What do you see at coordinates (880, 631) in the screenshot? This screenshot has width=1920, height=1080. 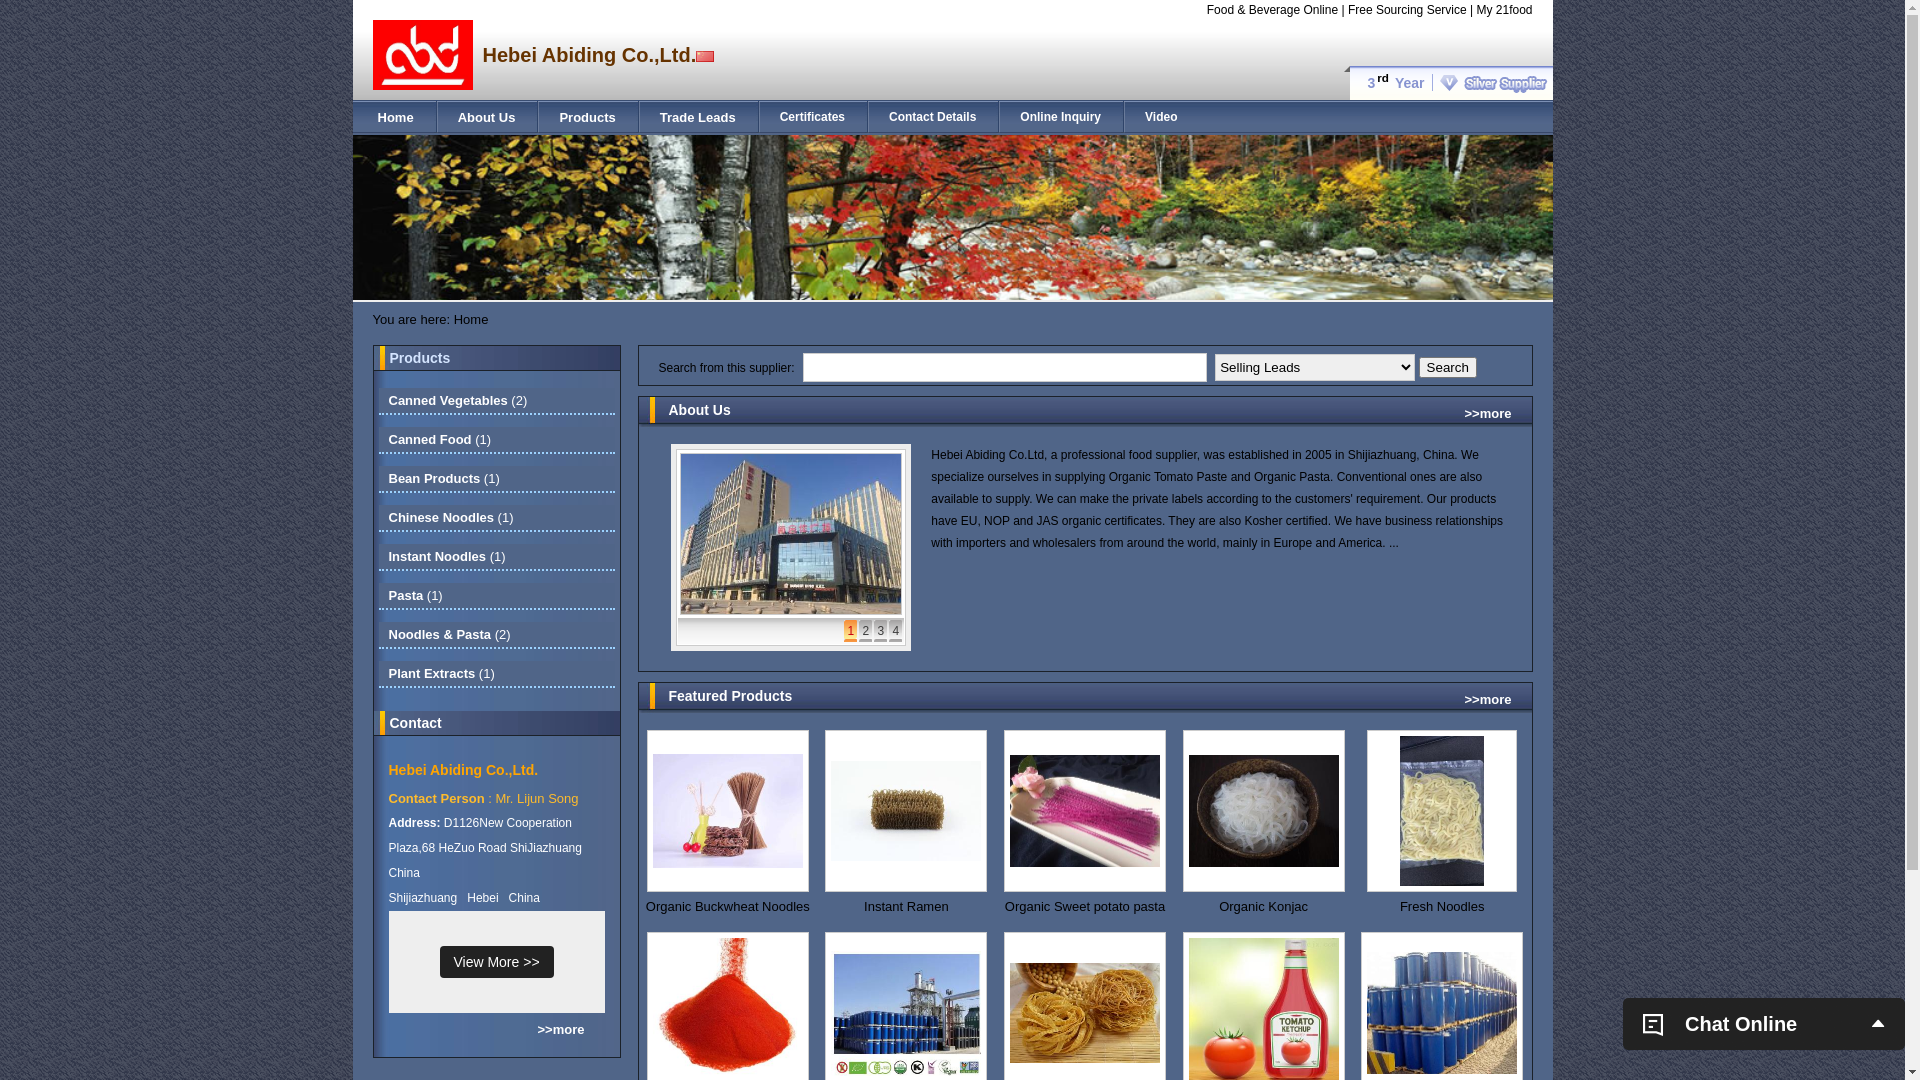 I see `'3'` at bounding box center [880, 631].